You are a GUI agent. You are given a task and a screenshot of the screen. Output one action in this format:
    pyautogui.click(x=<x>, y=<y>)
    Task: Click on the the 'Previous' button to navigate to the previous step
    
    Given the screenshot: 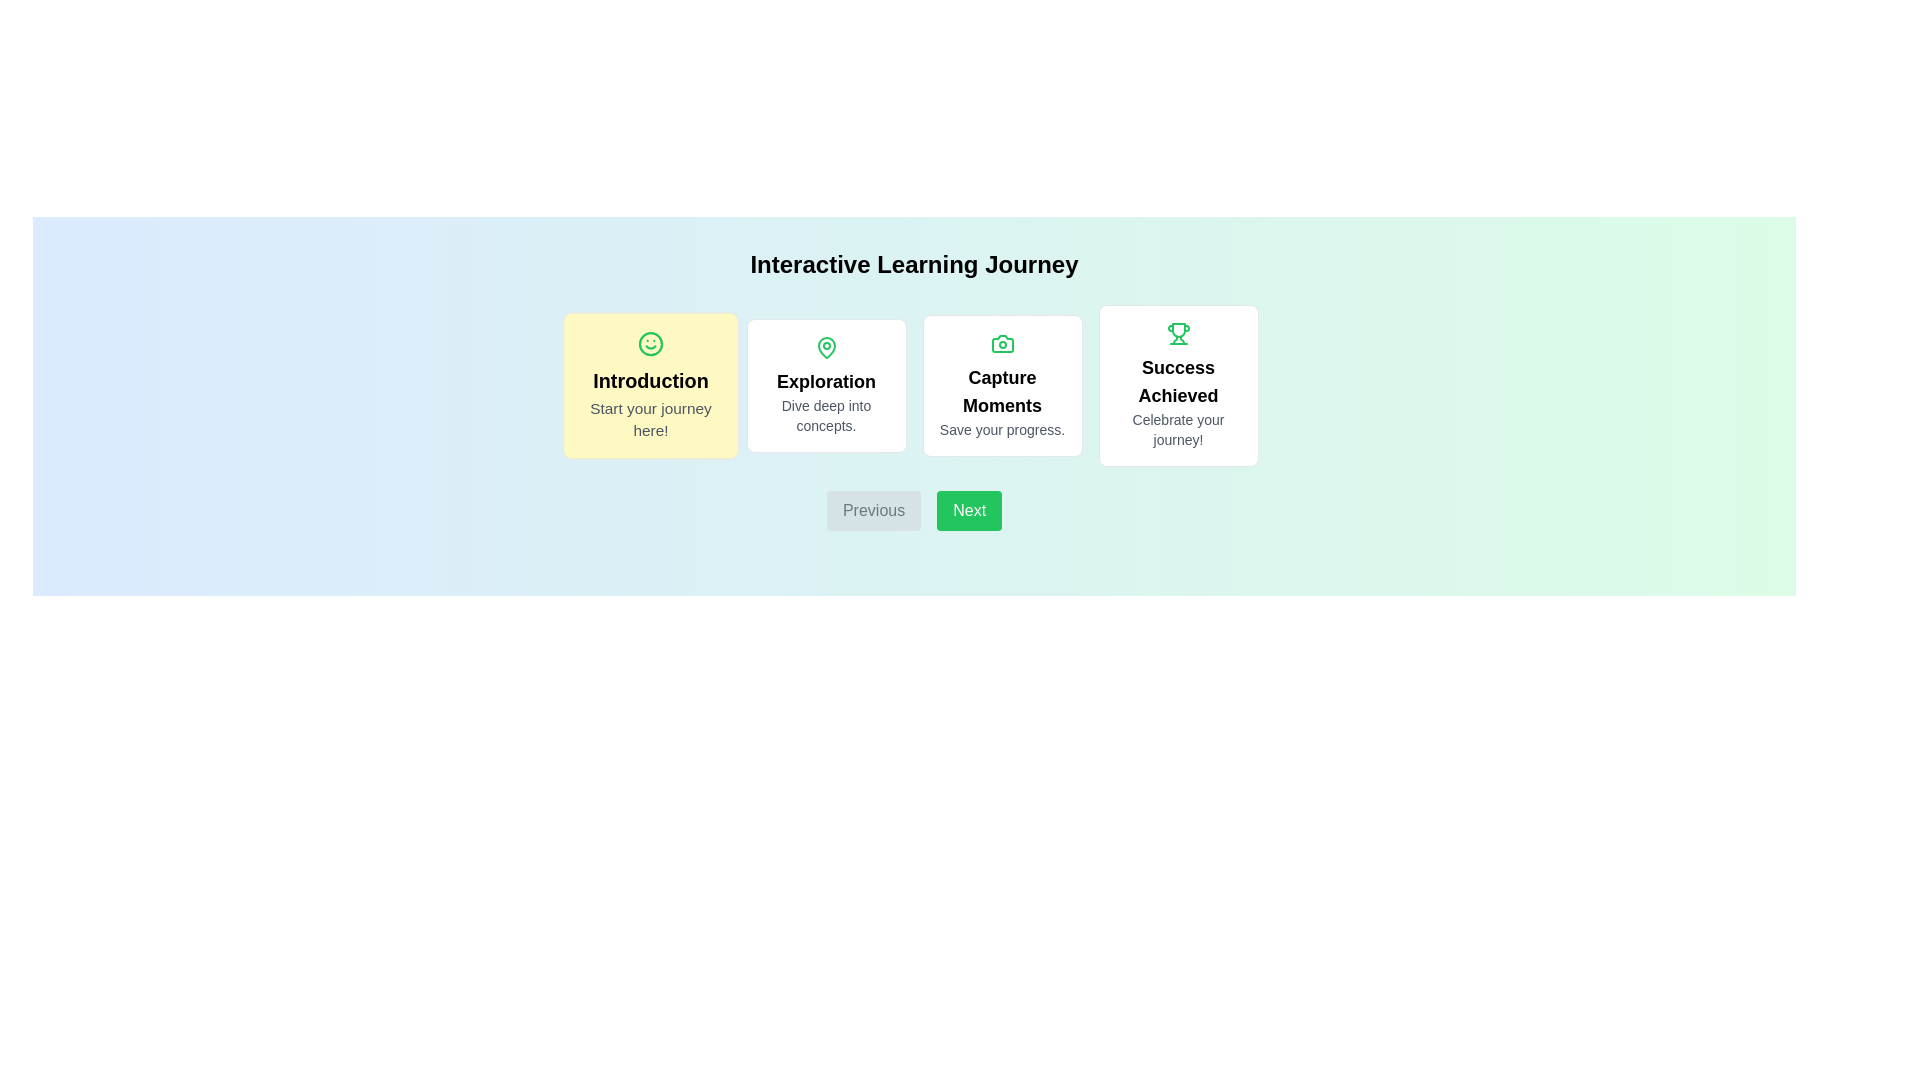 What is the action you would take?
    pyautogui.click(x=873, y=509)
    